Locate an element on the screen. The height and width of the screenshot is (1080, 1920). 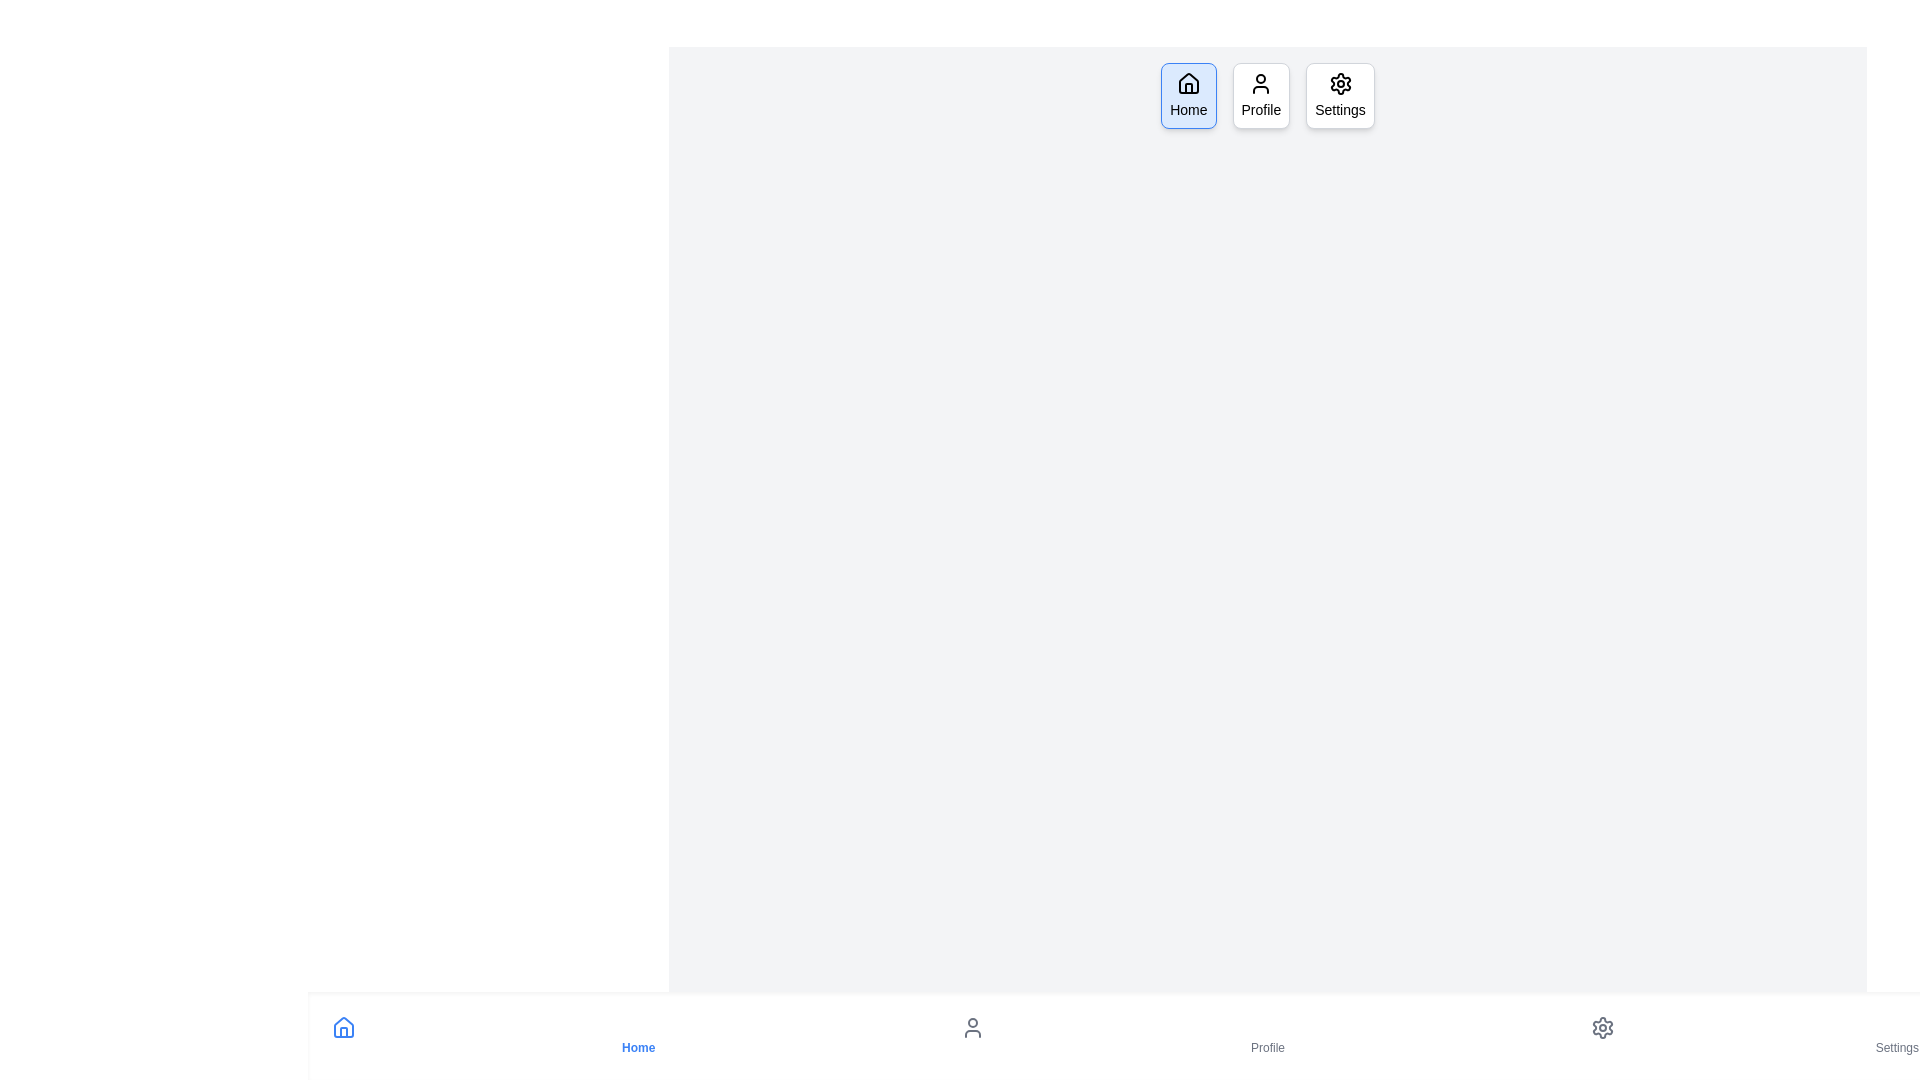
the 'Profile' navigation button located in the bottom navigation bar to trigger visual feedback is located at coordinates (1266, 1035).